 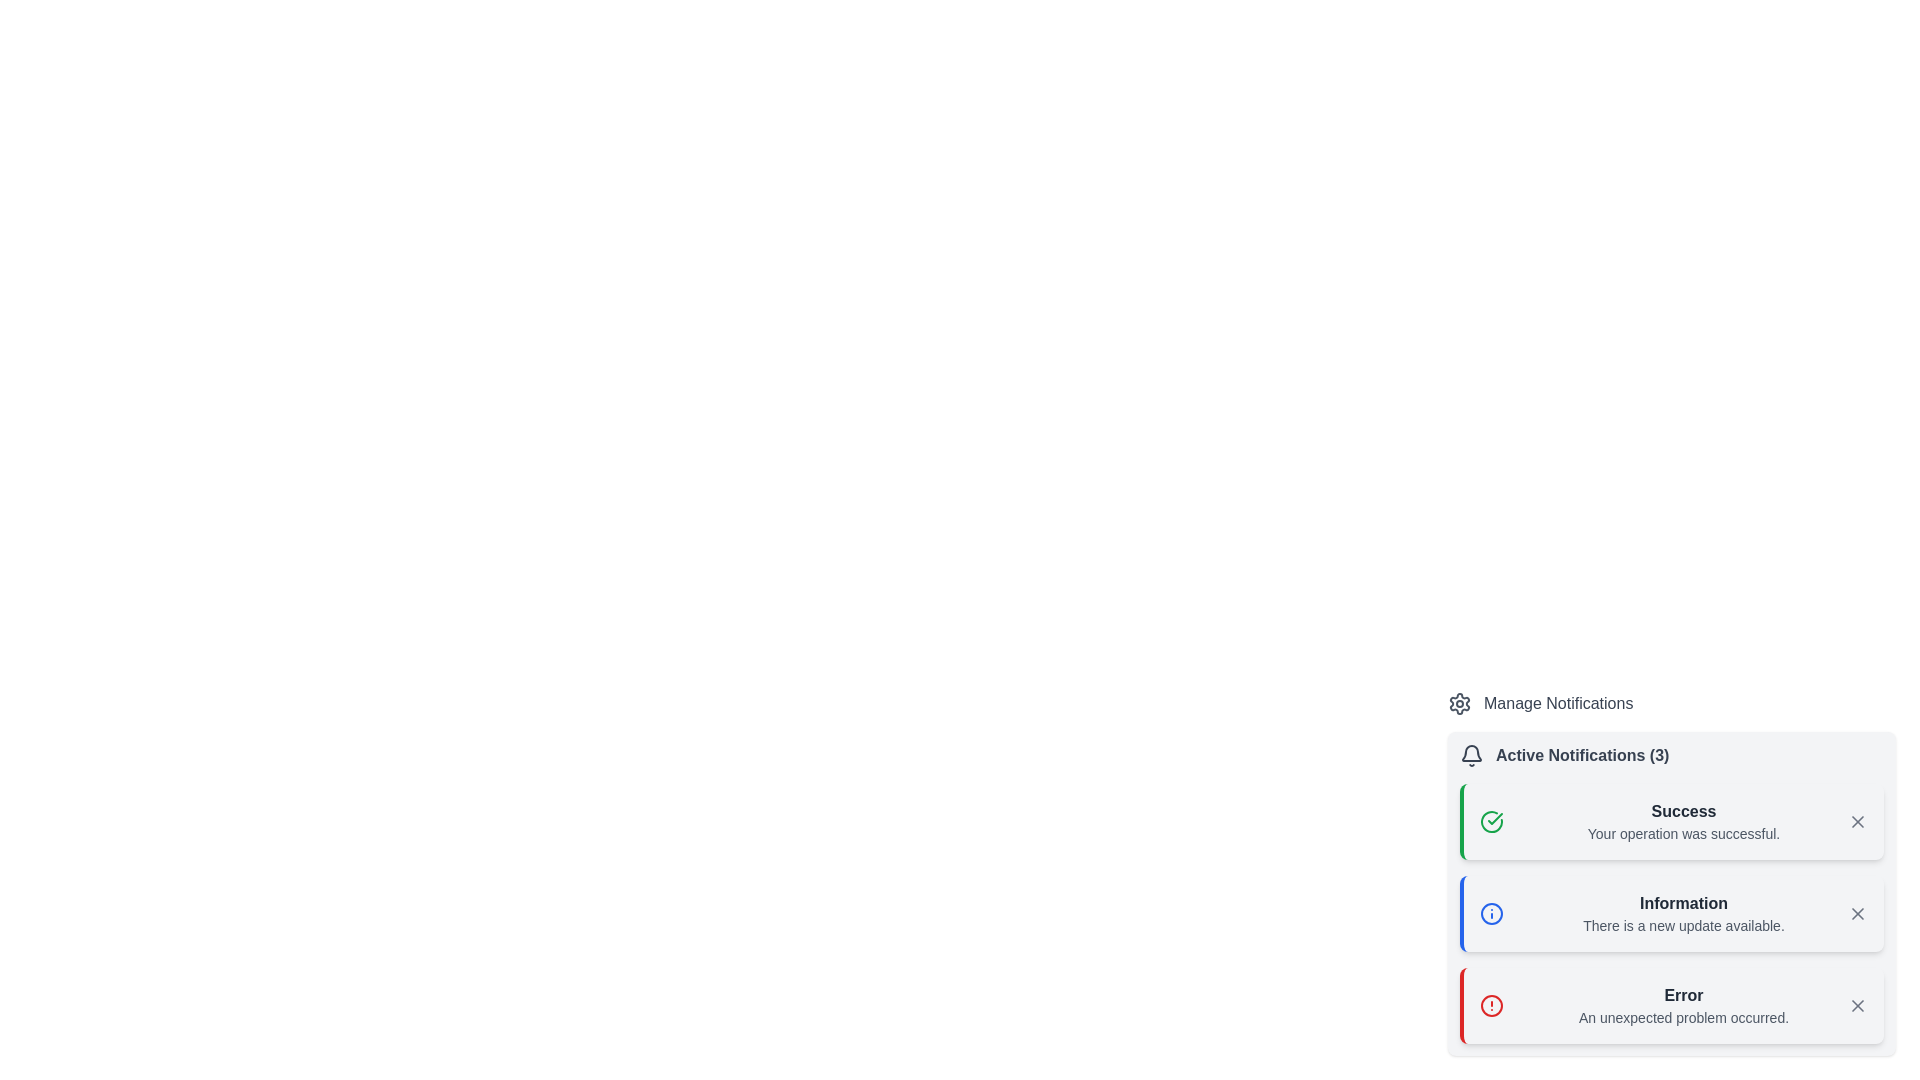 What do you see at coordinates (1683, 914) in the screenshot?
I see `the informational notification message text block located within the second notification of the vertically stacked notification list, which is positioned between the 'Success' and 'Error' notifications, and next to a blue circular icon with an 'i' symbol` at bounding box center [1683, 914].